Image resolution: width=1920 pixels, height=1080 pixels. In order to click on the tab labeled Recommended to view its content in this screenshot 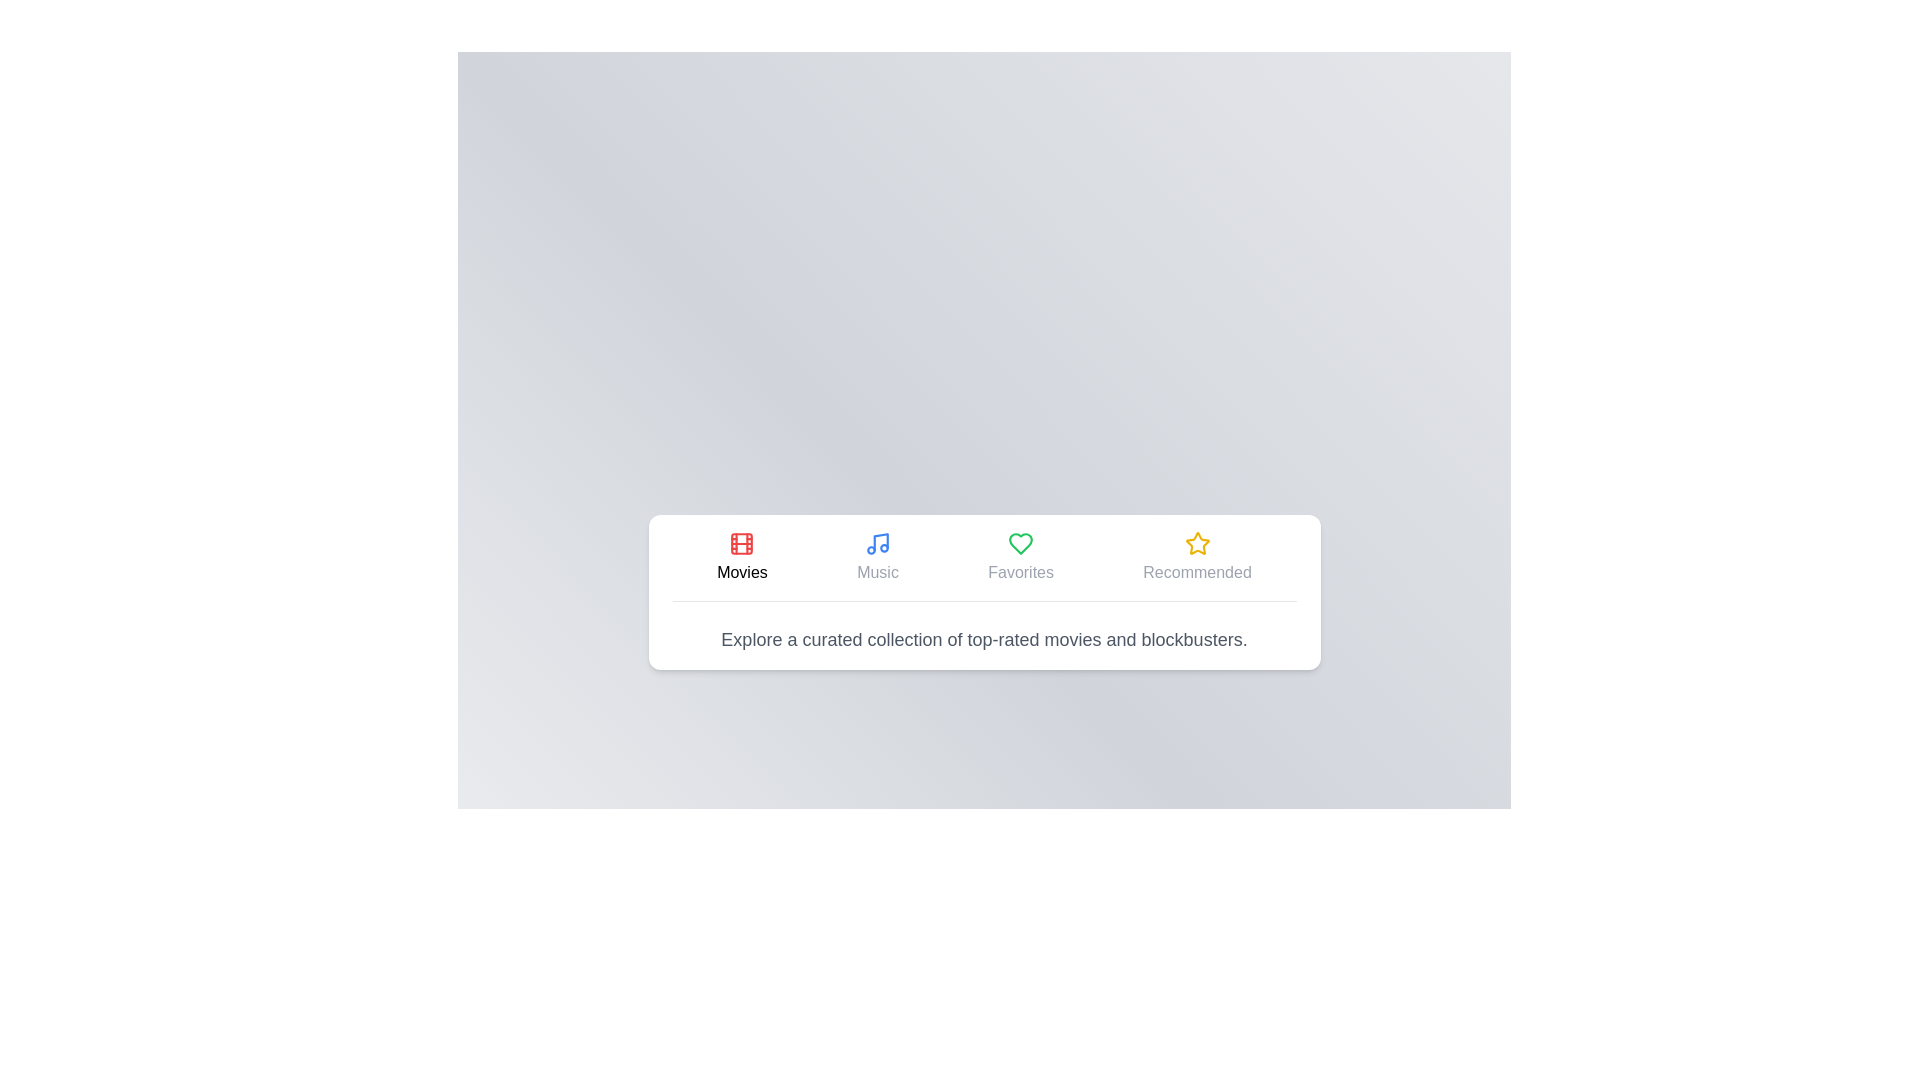, I will do `click(1196, 556)`.